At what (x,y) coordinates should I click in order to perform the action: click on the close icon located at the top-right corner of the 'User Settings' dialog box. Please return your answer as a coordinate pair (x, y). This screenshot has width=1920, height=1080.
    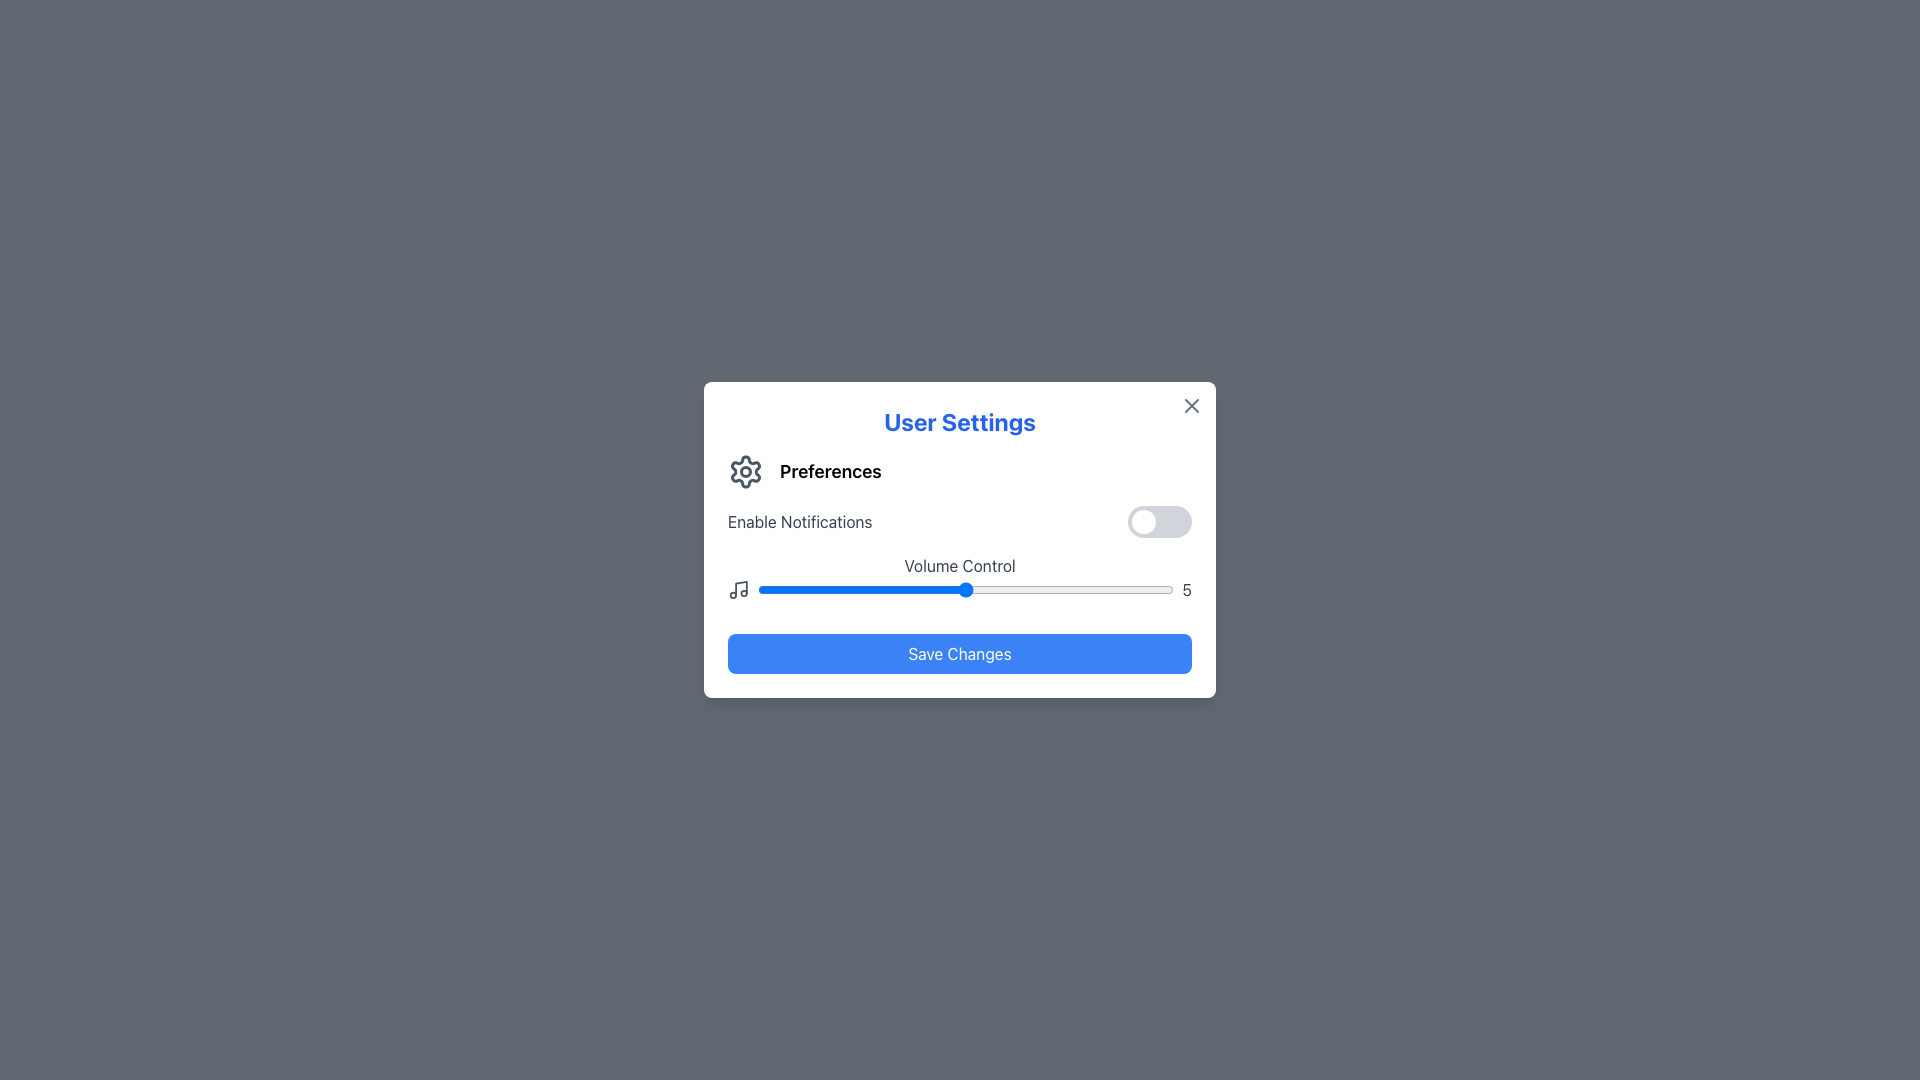
    Looking at the image, I should click on (1191, 405).